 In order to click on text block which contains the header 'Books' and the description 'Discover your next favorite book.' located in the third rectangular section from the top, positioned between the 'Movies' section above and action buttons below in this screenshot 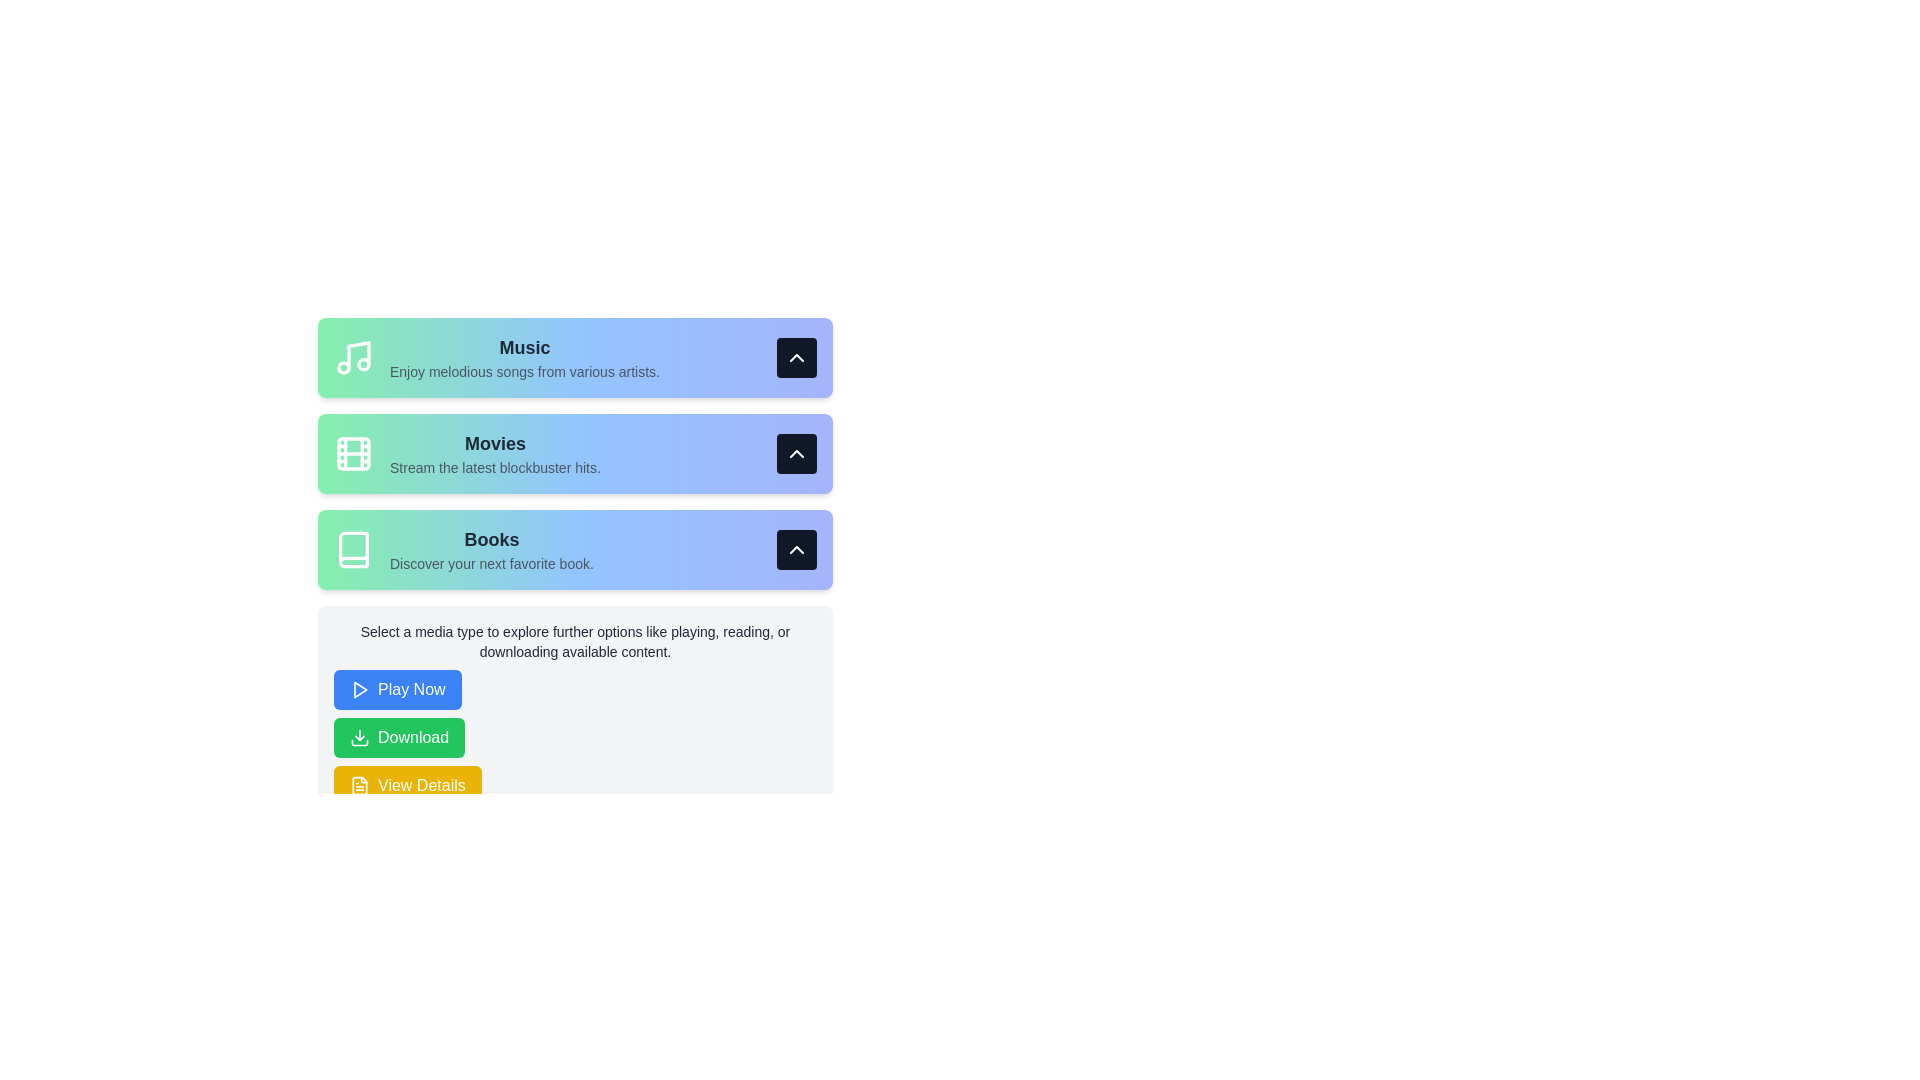, I will do `click(491, 550)`.